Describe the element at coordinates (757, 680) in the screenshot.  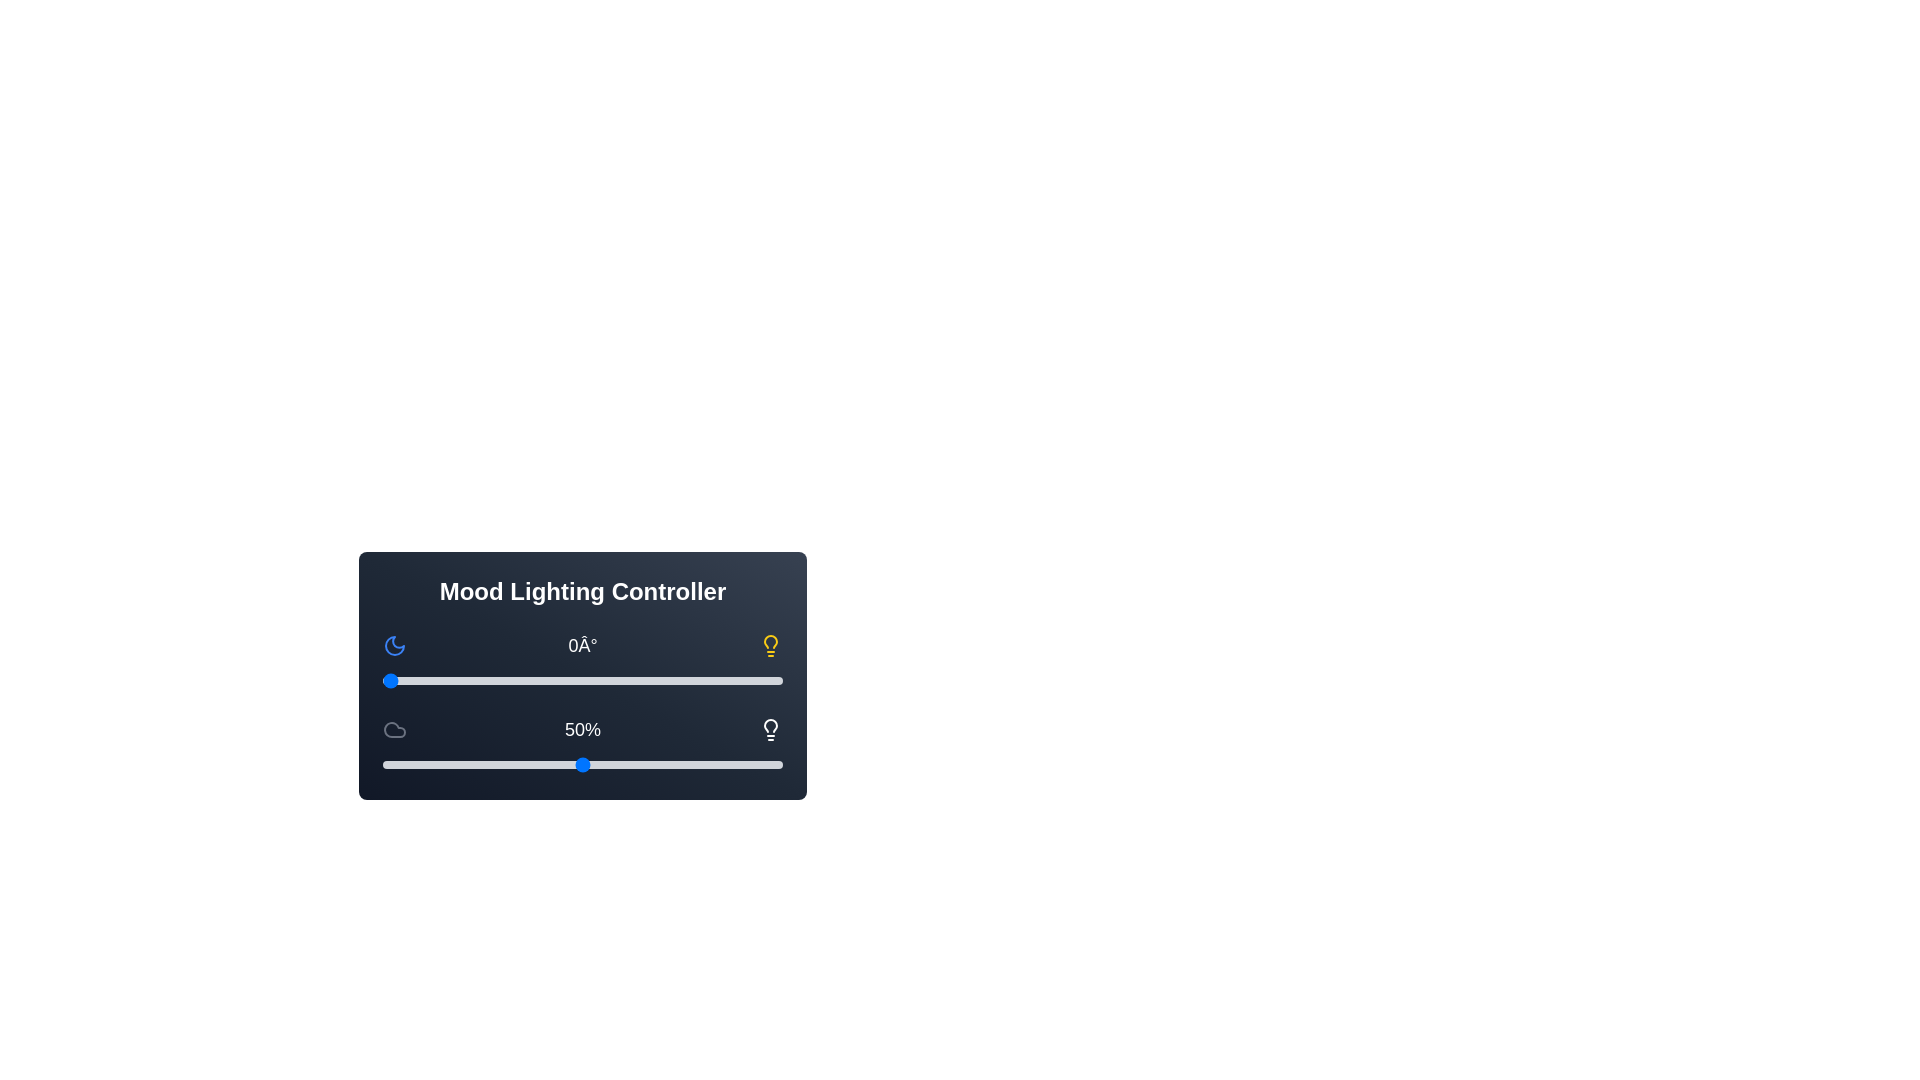
I see `the hue slider to 338 degrees` at that location.